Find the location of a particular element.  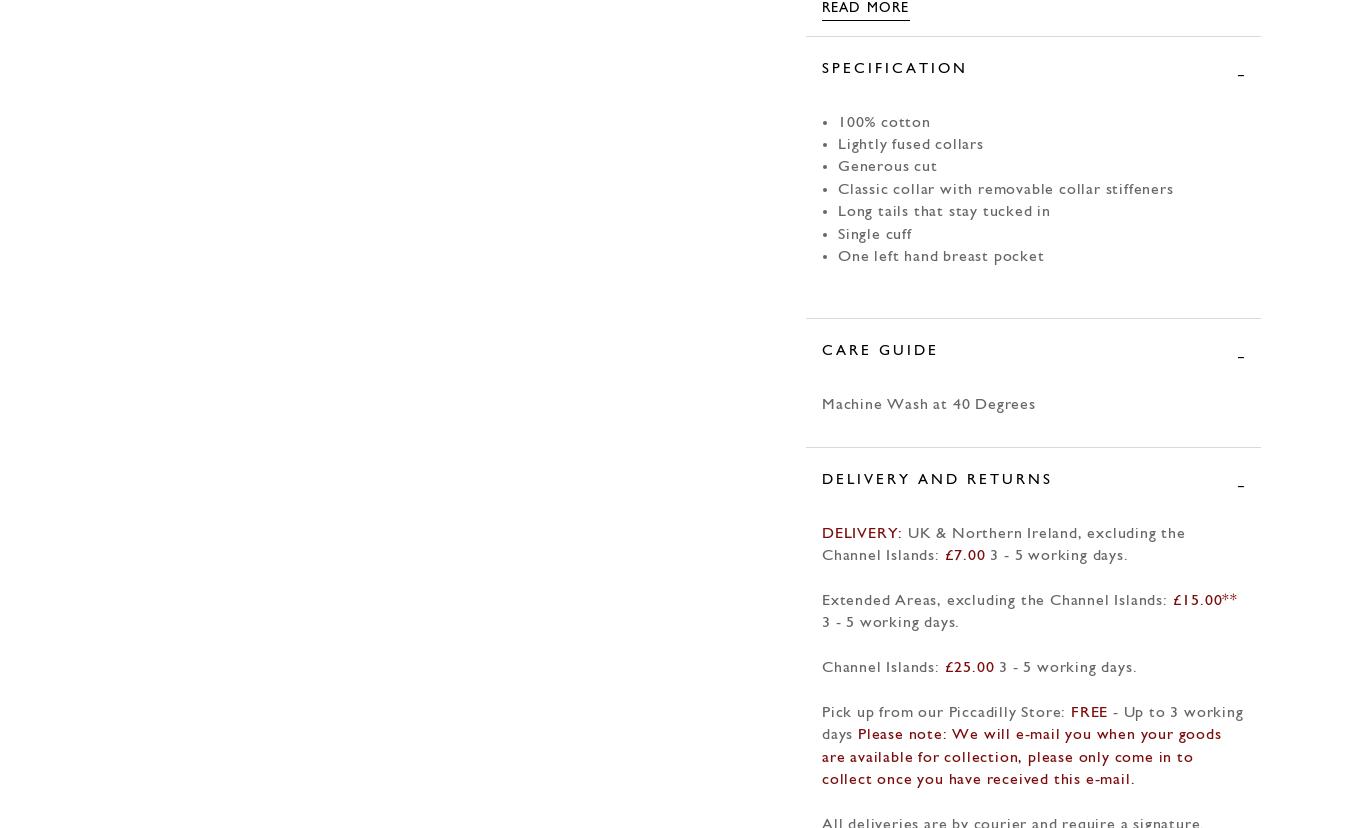

'Please note: We will e-mail you when your goods are available for collection, please only come in to collect once you have received this e-mail.' is located at coordinates (1020, 756).